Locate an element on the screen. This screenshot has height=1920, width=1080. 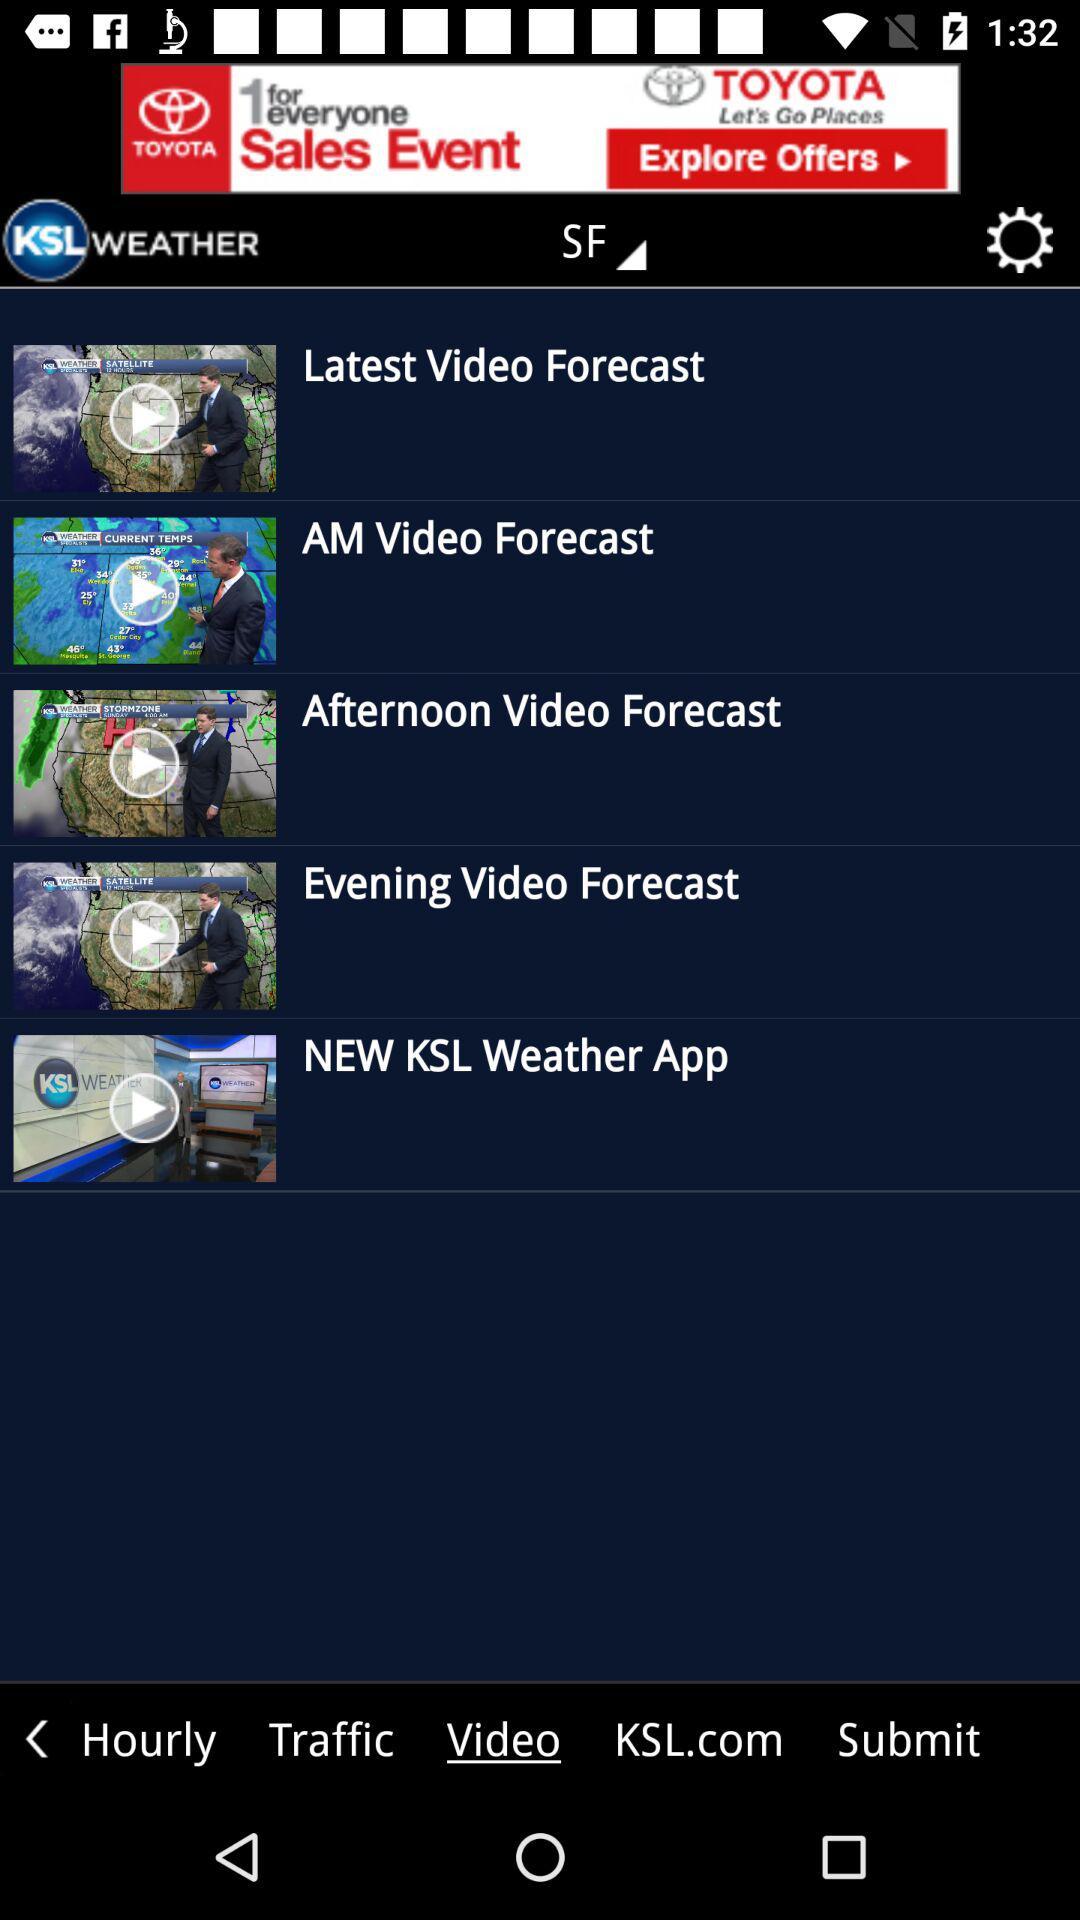
go back is located at coordinates (36, 1737).